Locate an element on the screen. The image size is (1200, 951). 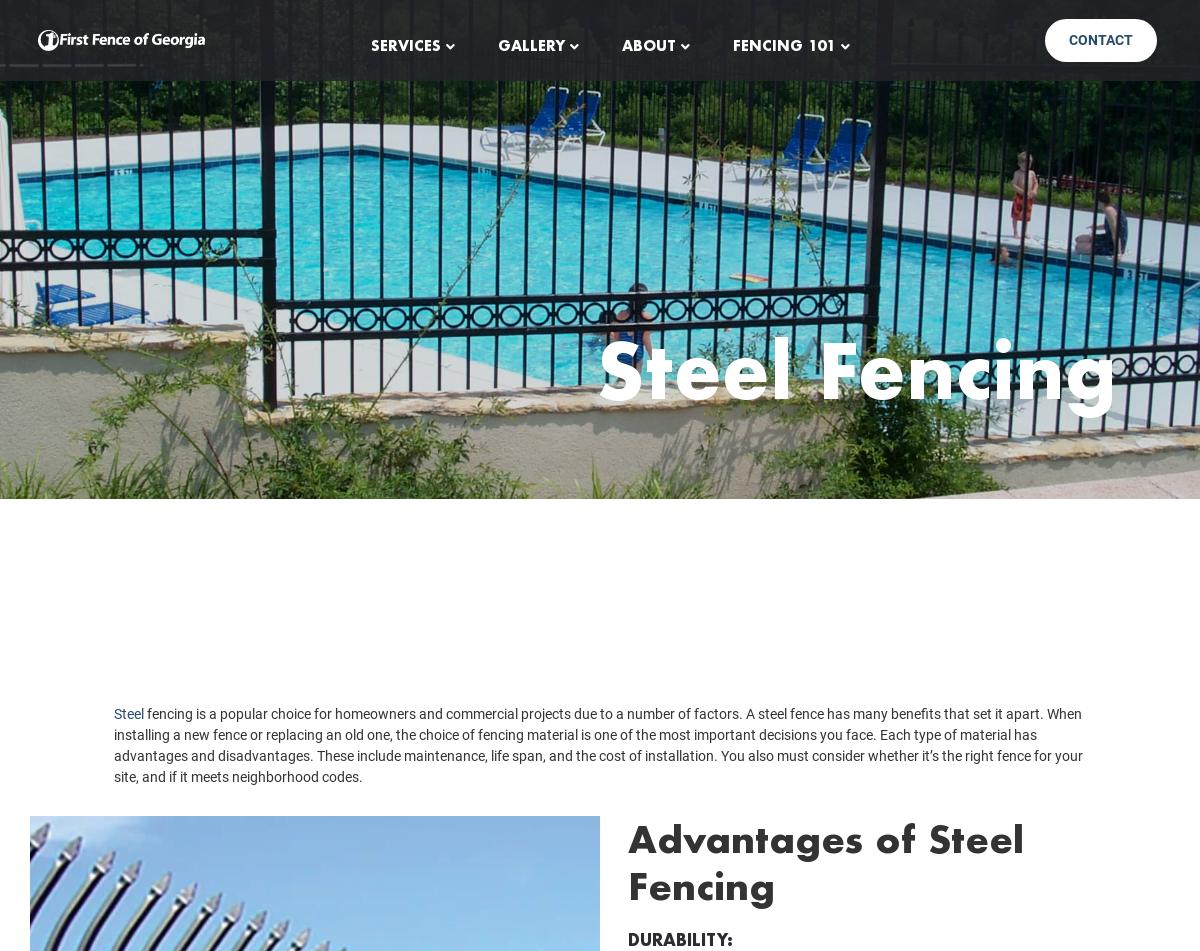
'Steel Fencing' is located at coordinates (854, 399).